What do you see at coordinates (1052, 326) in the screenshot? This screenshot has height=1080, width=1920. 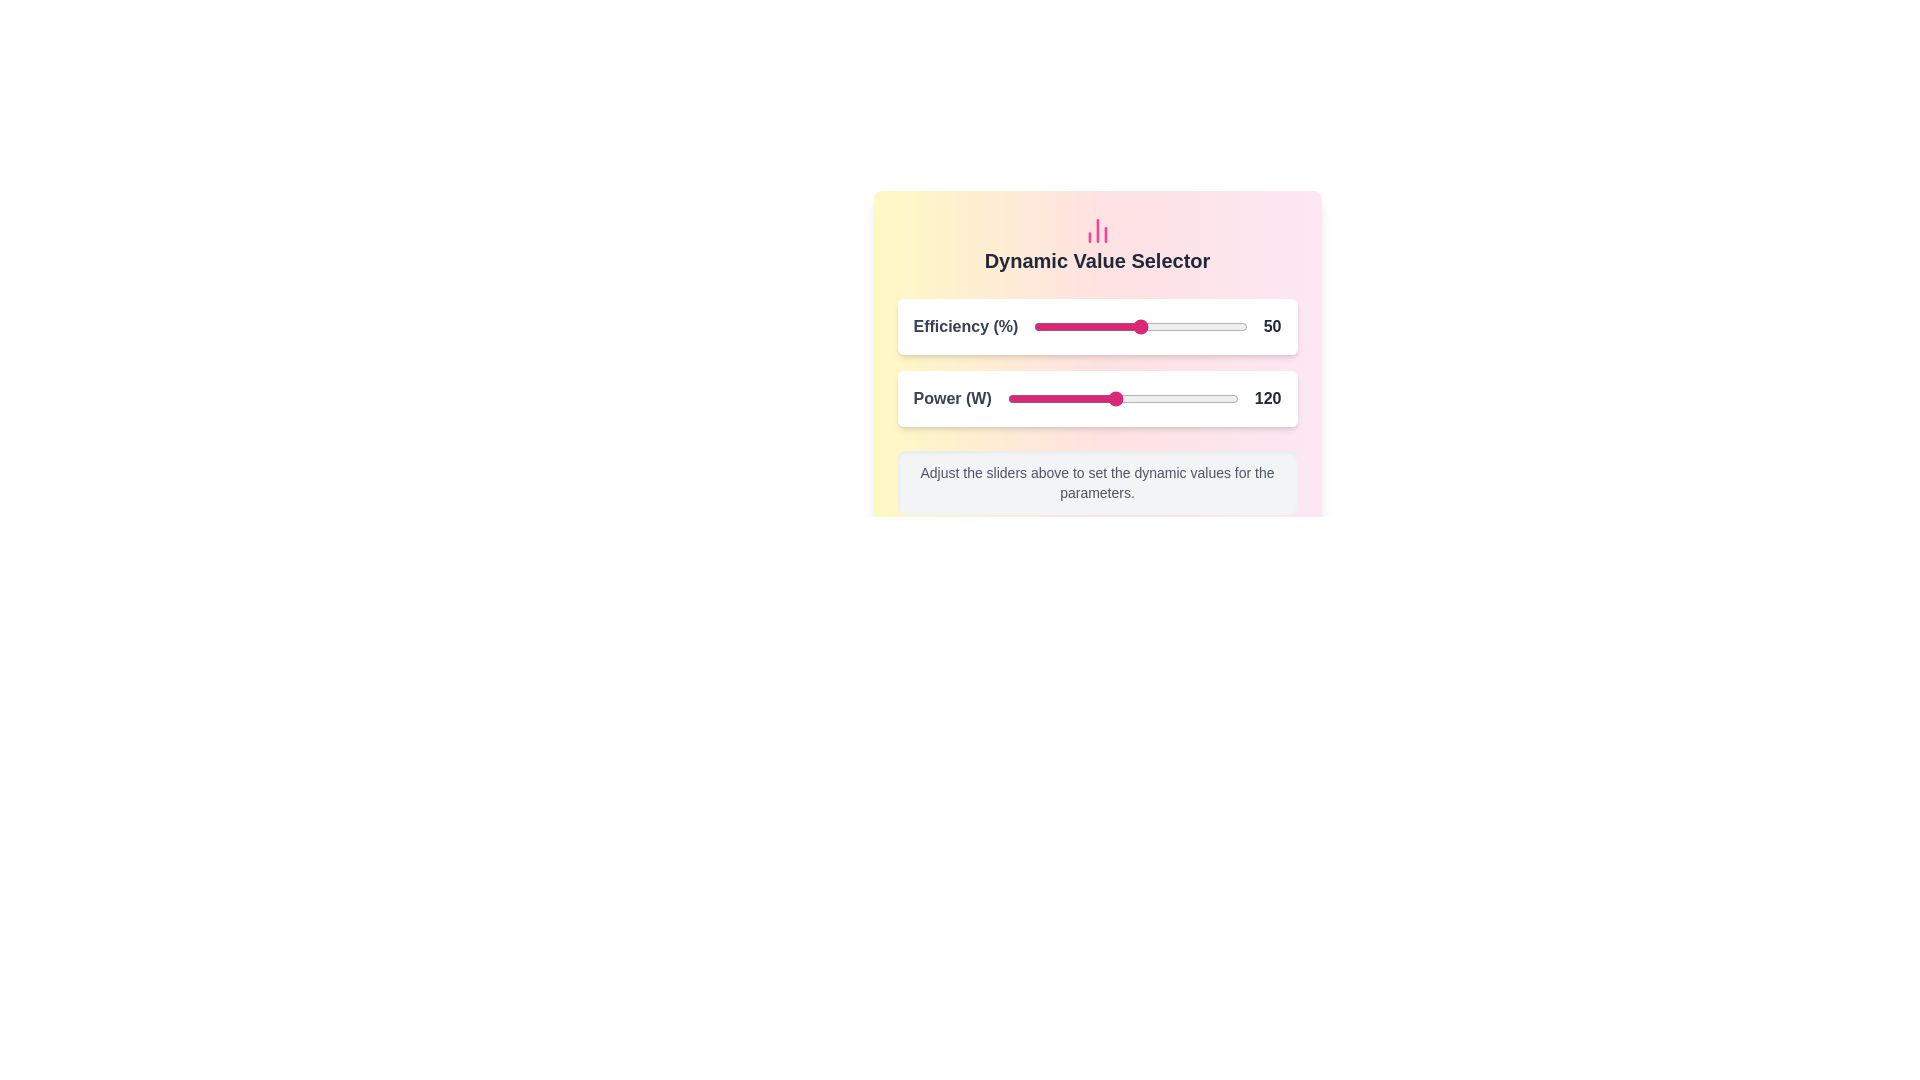 I see `the Efficiency slider to 9 percentage` at bounding box center [1052, 326].